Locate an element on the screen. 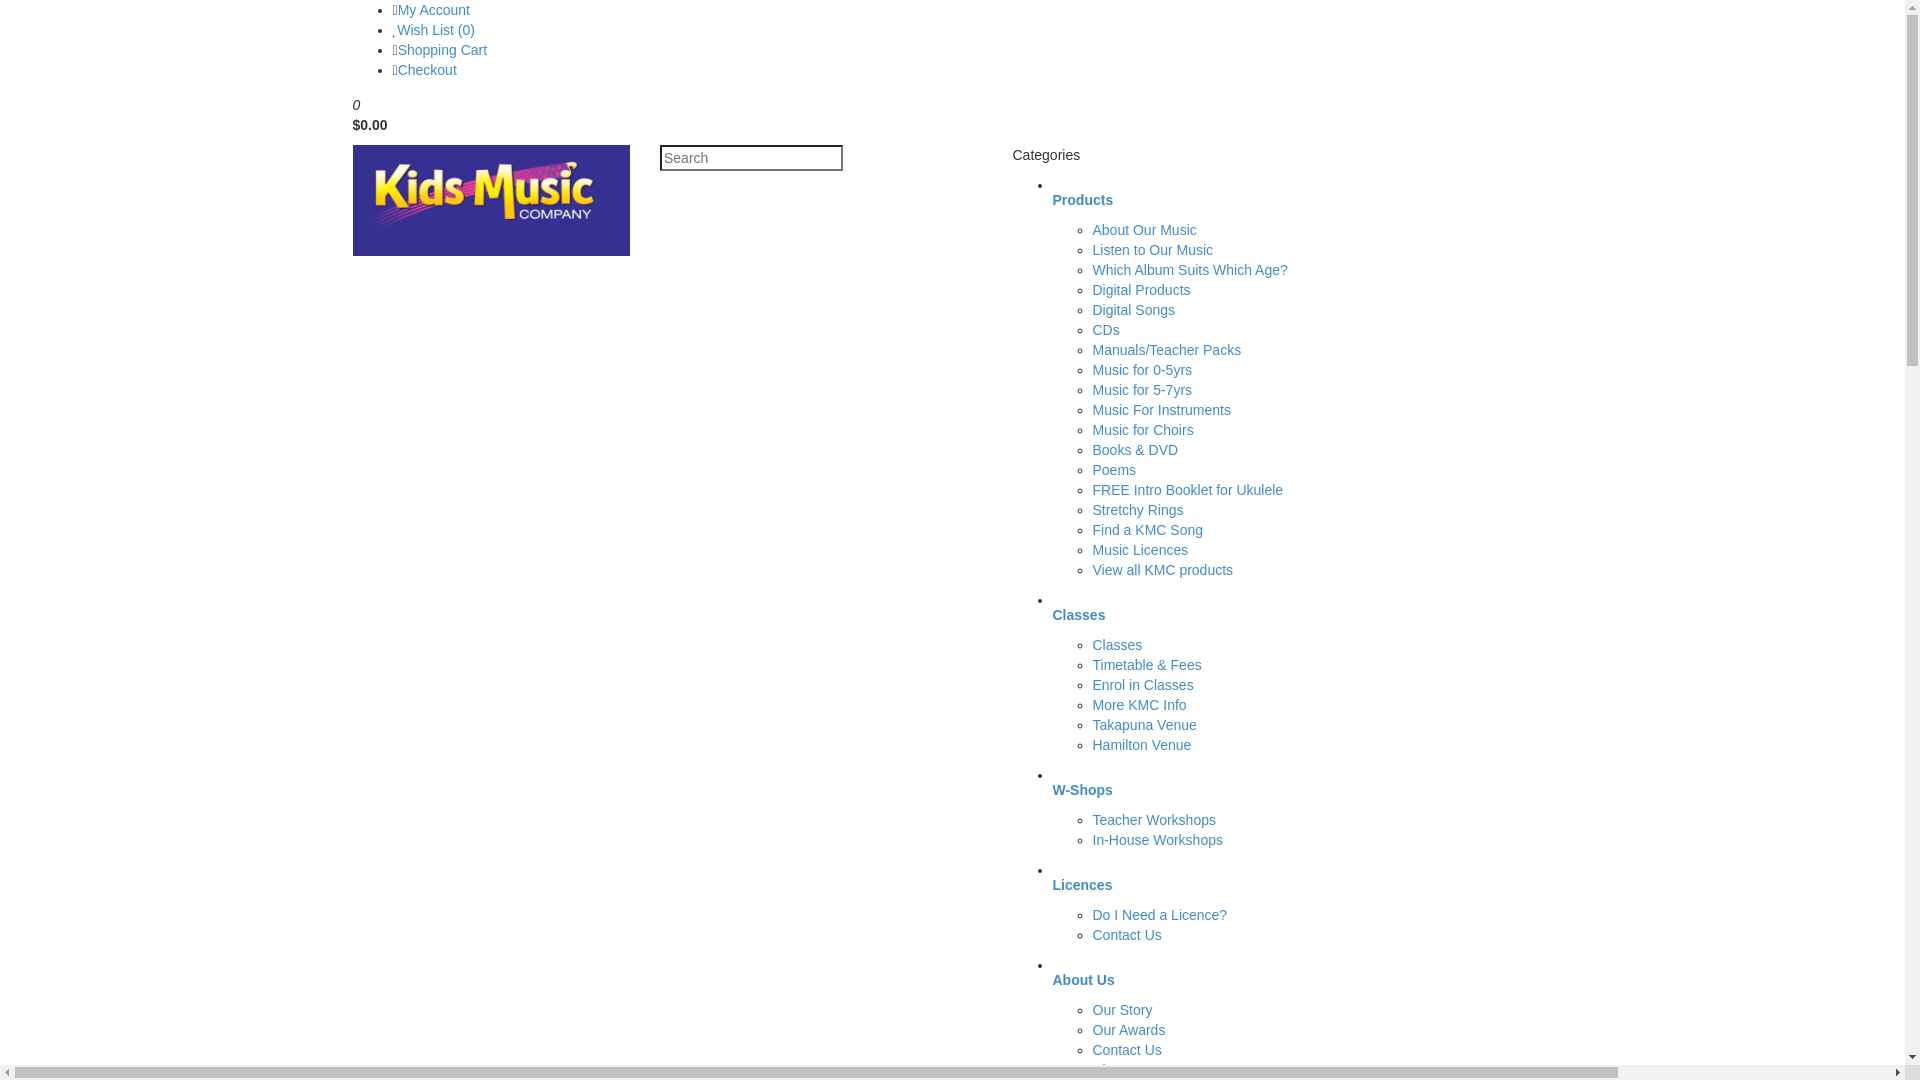 This screenshot has height=1080, width=1920. 'Teacher Workshops' is located at coordinates (1153, 820).